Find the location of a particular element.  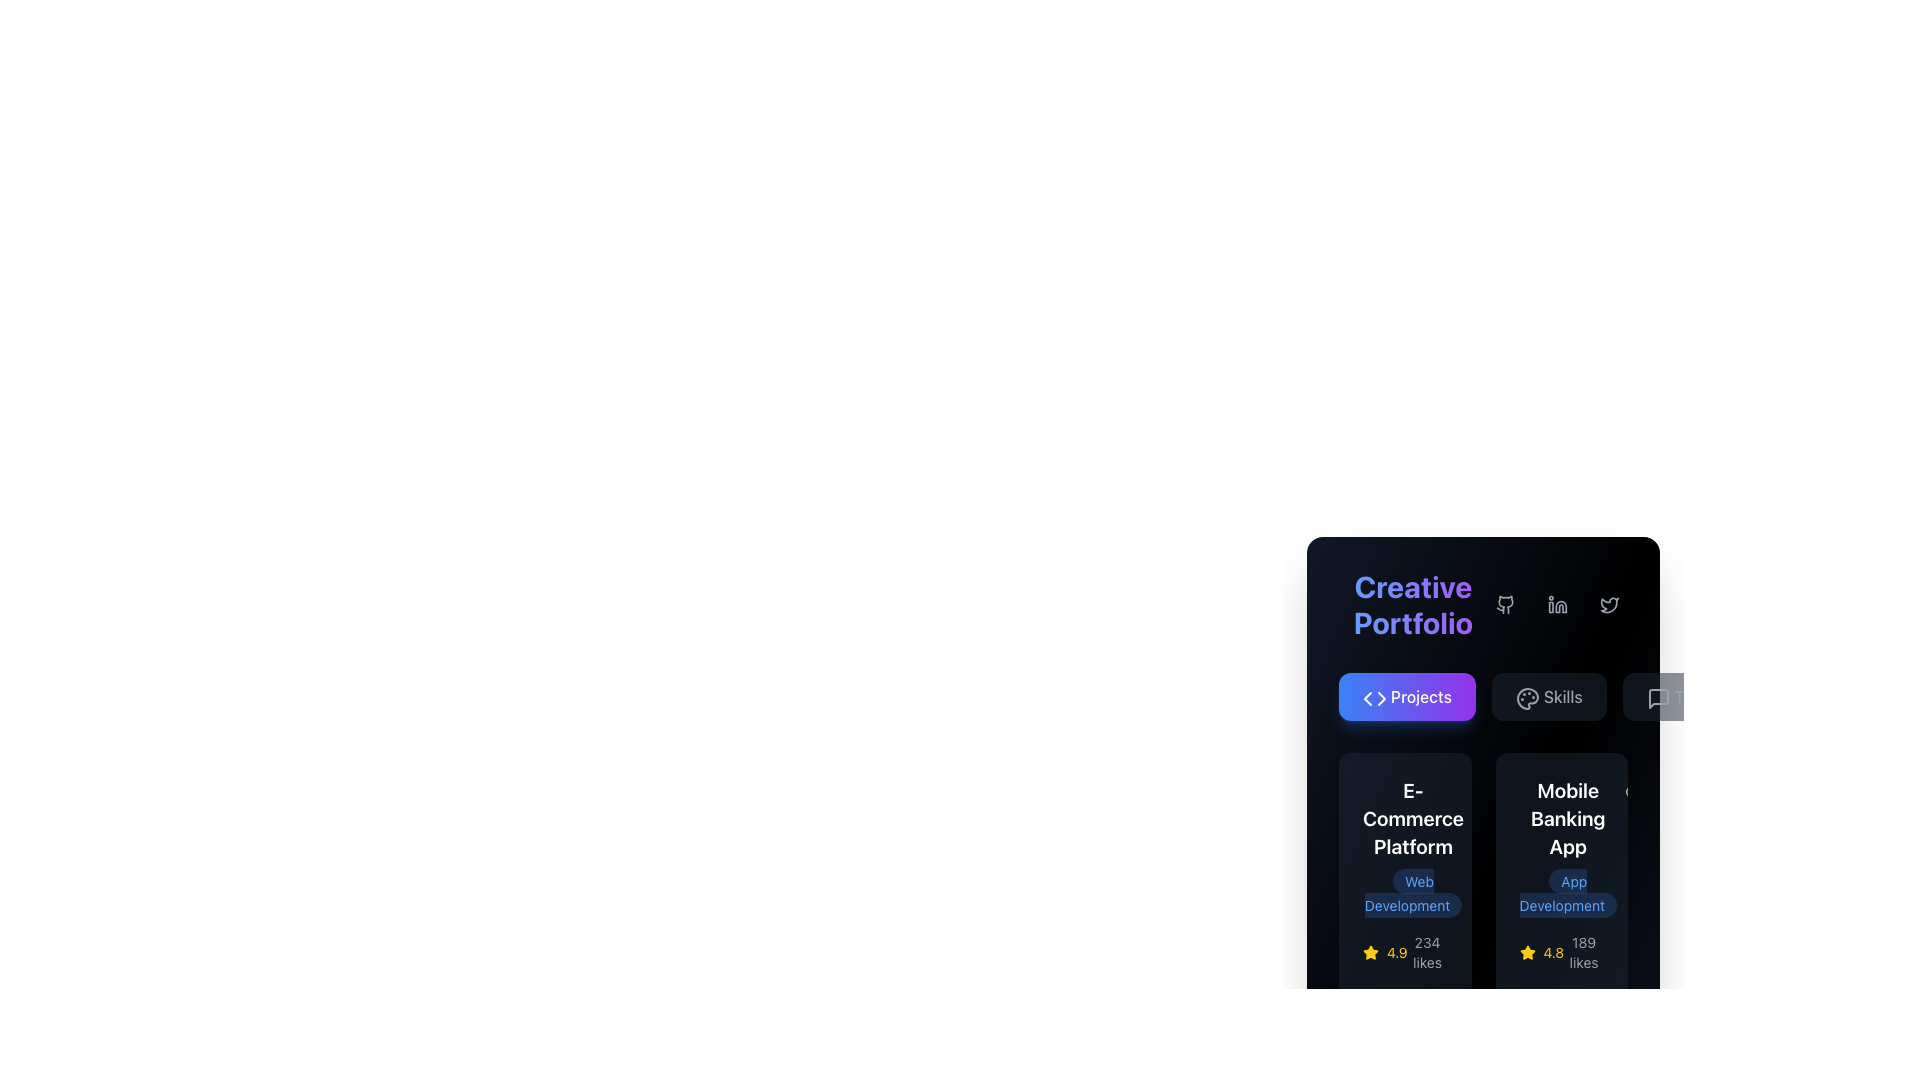

the 'Projects' text label within the button is located at coordinates (1420, 696).